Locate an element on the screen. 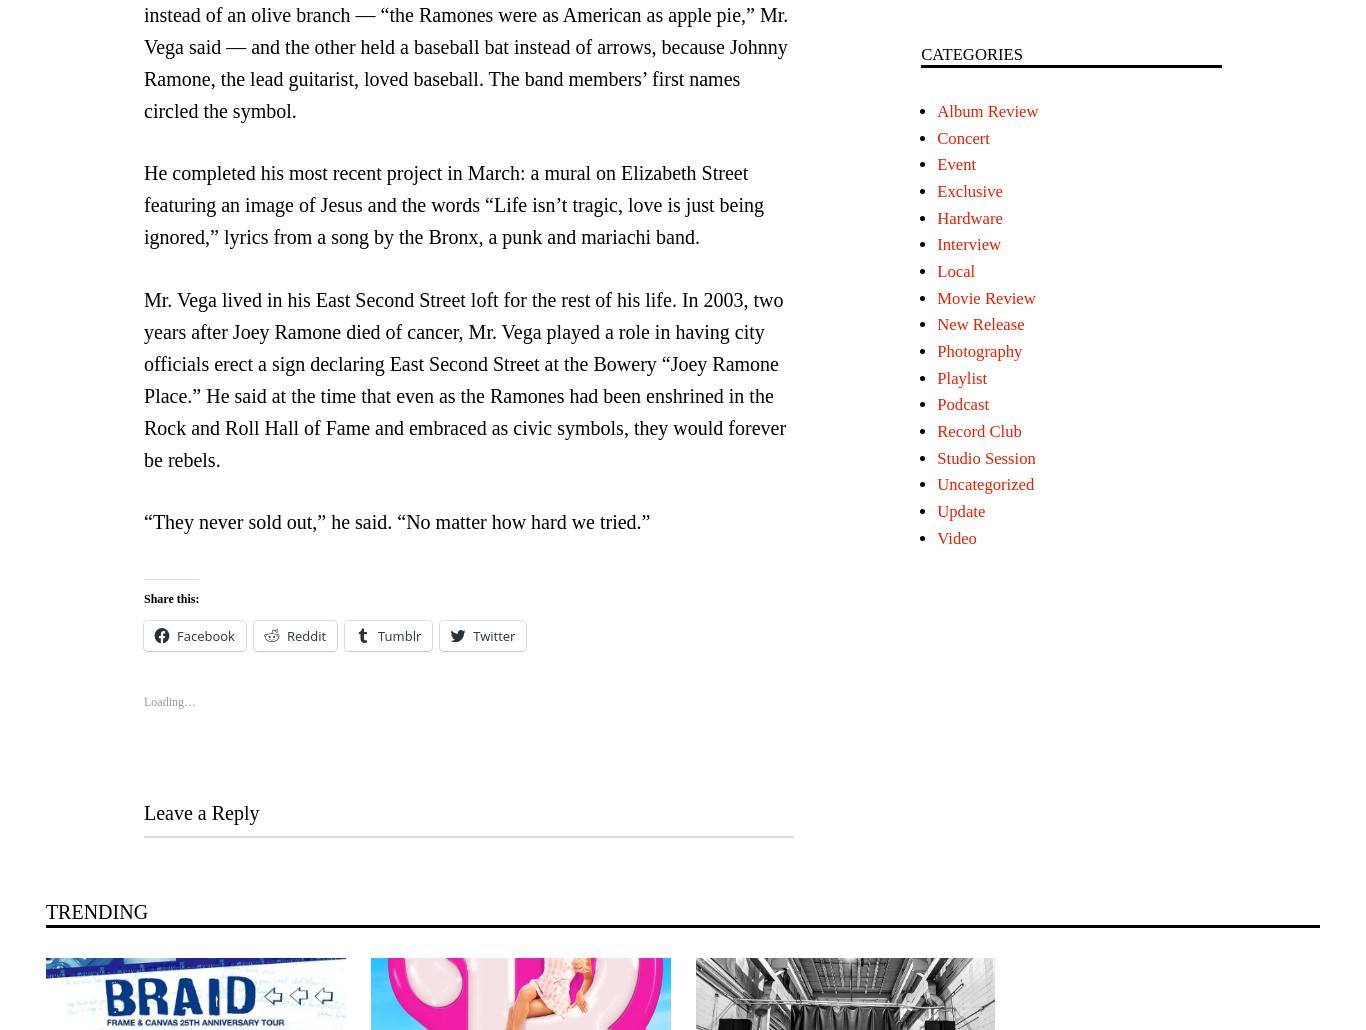  'Studio Session' is located at coordinates (985, 456).